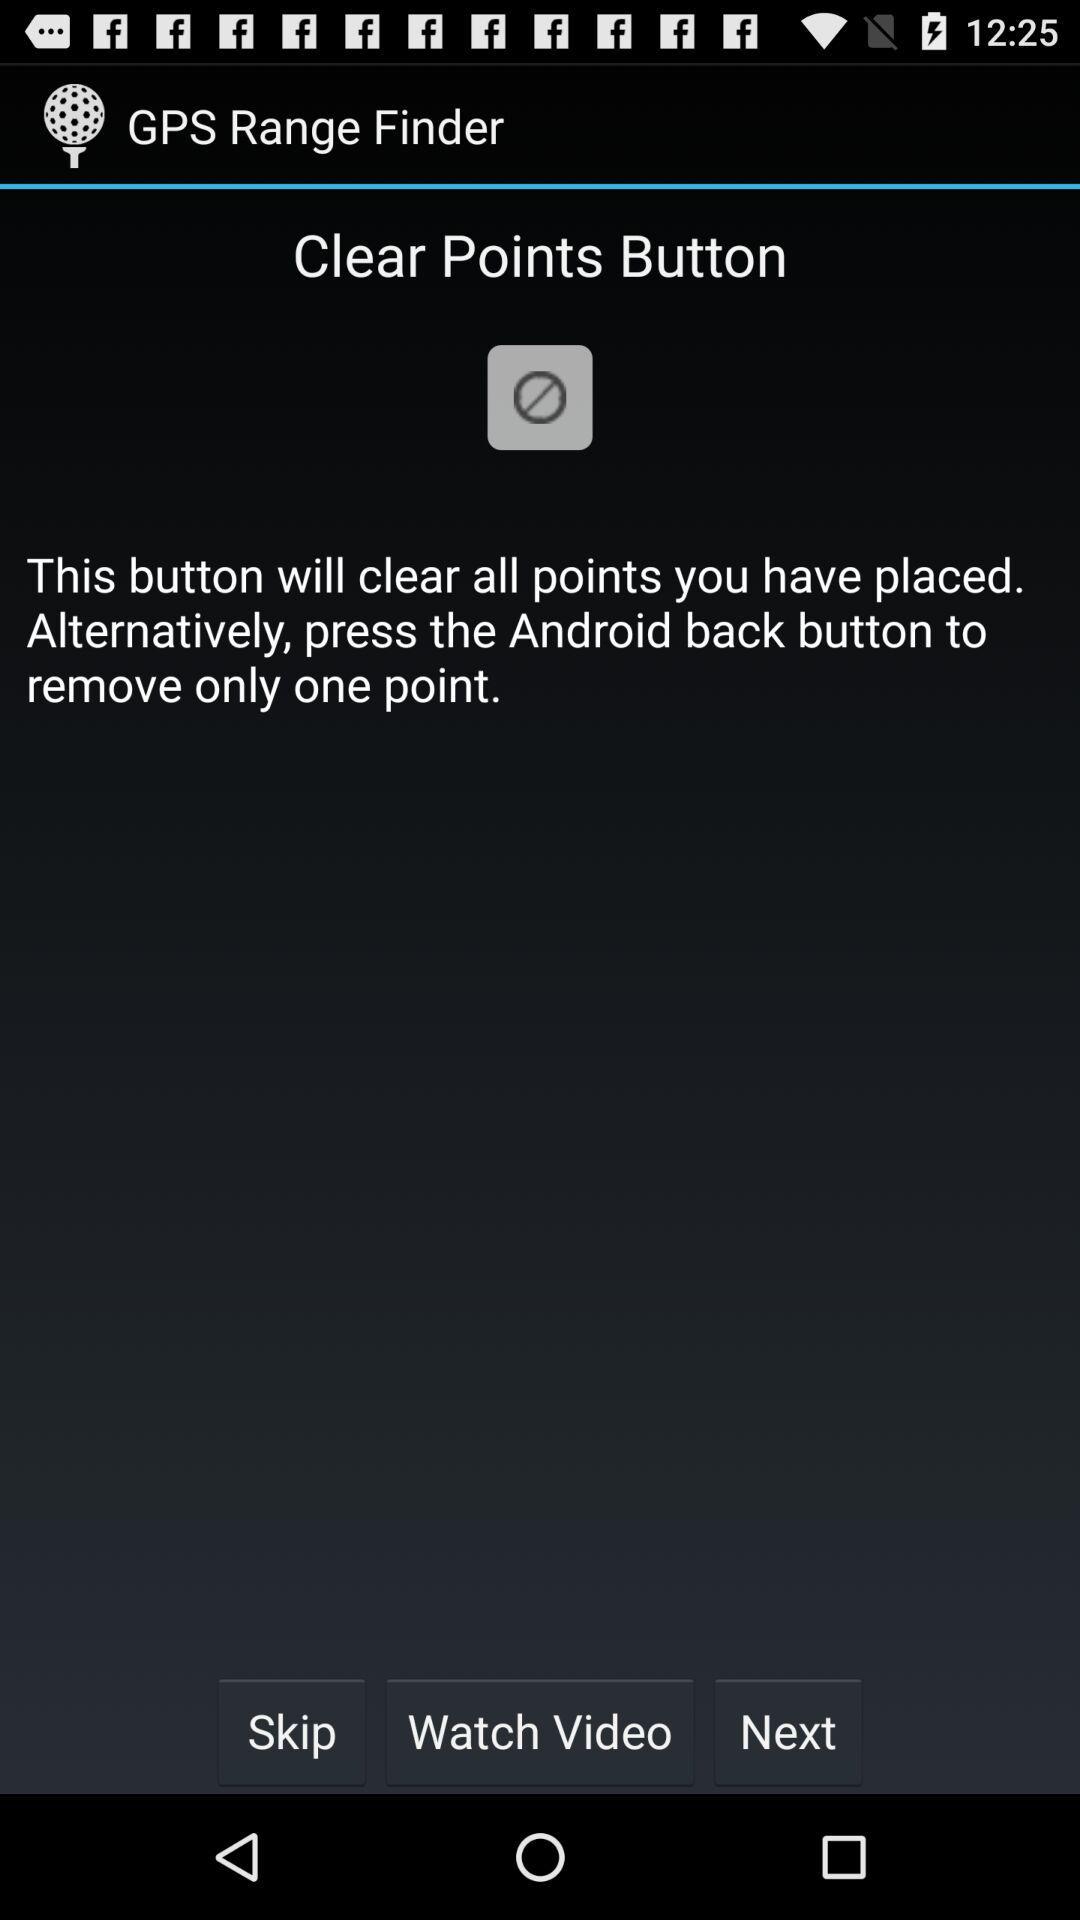 The width and height of the screenshot is (1080, 1920). Describe the element at coordinates (787, 1730) in the screenshot. I see `the icon next to watch video button` at that location.